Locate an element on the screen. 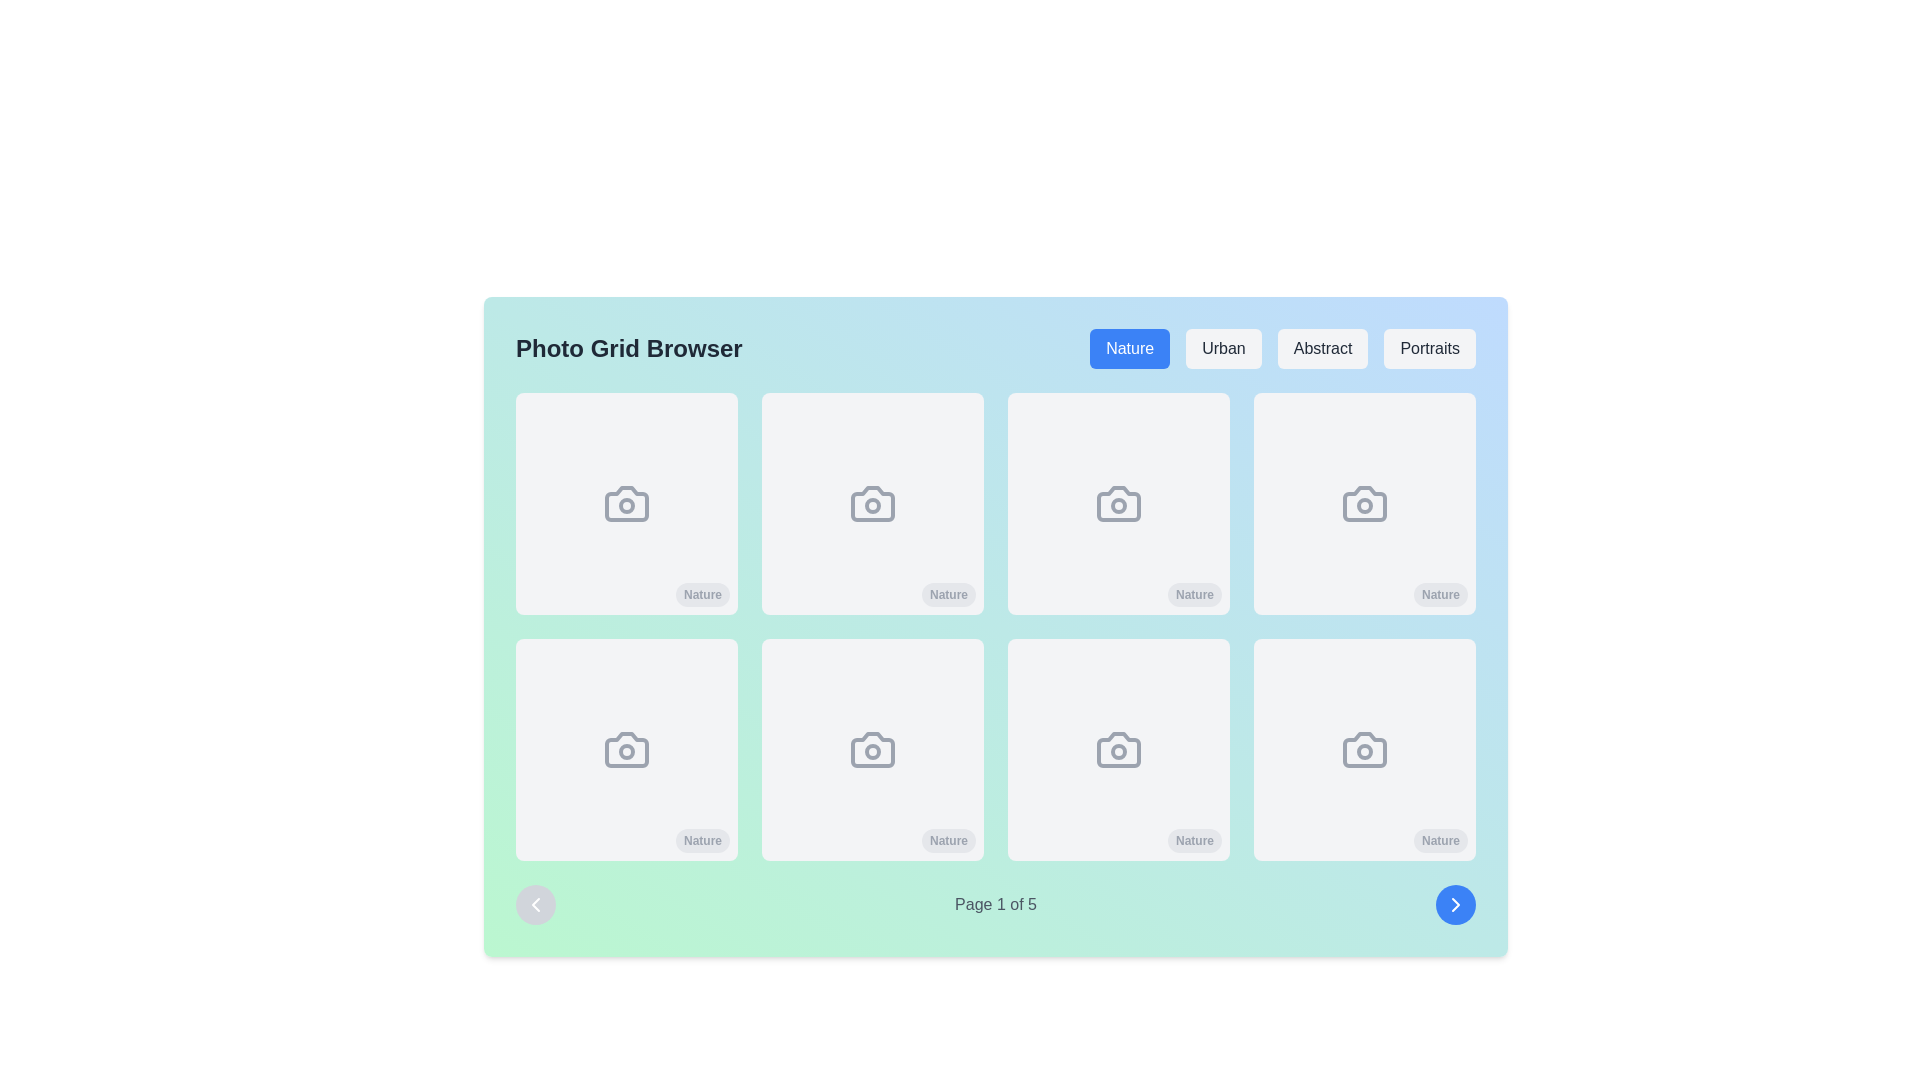 This screenshot has width=1920, height=1080. the photo or image placeholder icon located in the 'Nature' tile, which is positioned in the second row and third column of the grid layout is located at coordinates (1117, 503).